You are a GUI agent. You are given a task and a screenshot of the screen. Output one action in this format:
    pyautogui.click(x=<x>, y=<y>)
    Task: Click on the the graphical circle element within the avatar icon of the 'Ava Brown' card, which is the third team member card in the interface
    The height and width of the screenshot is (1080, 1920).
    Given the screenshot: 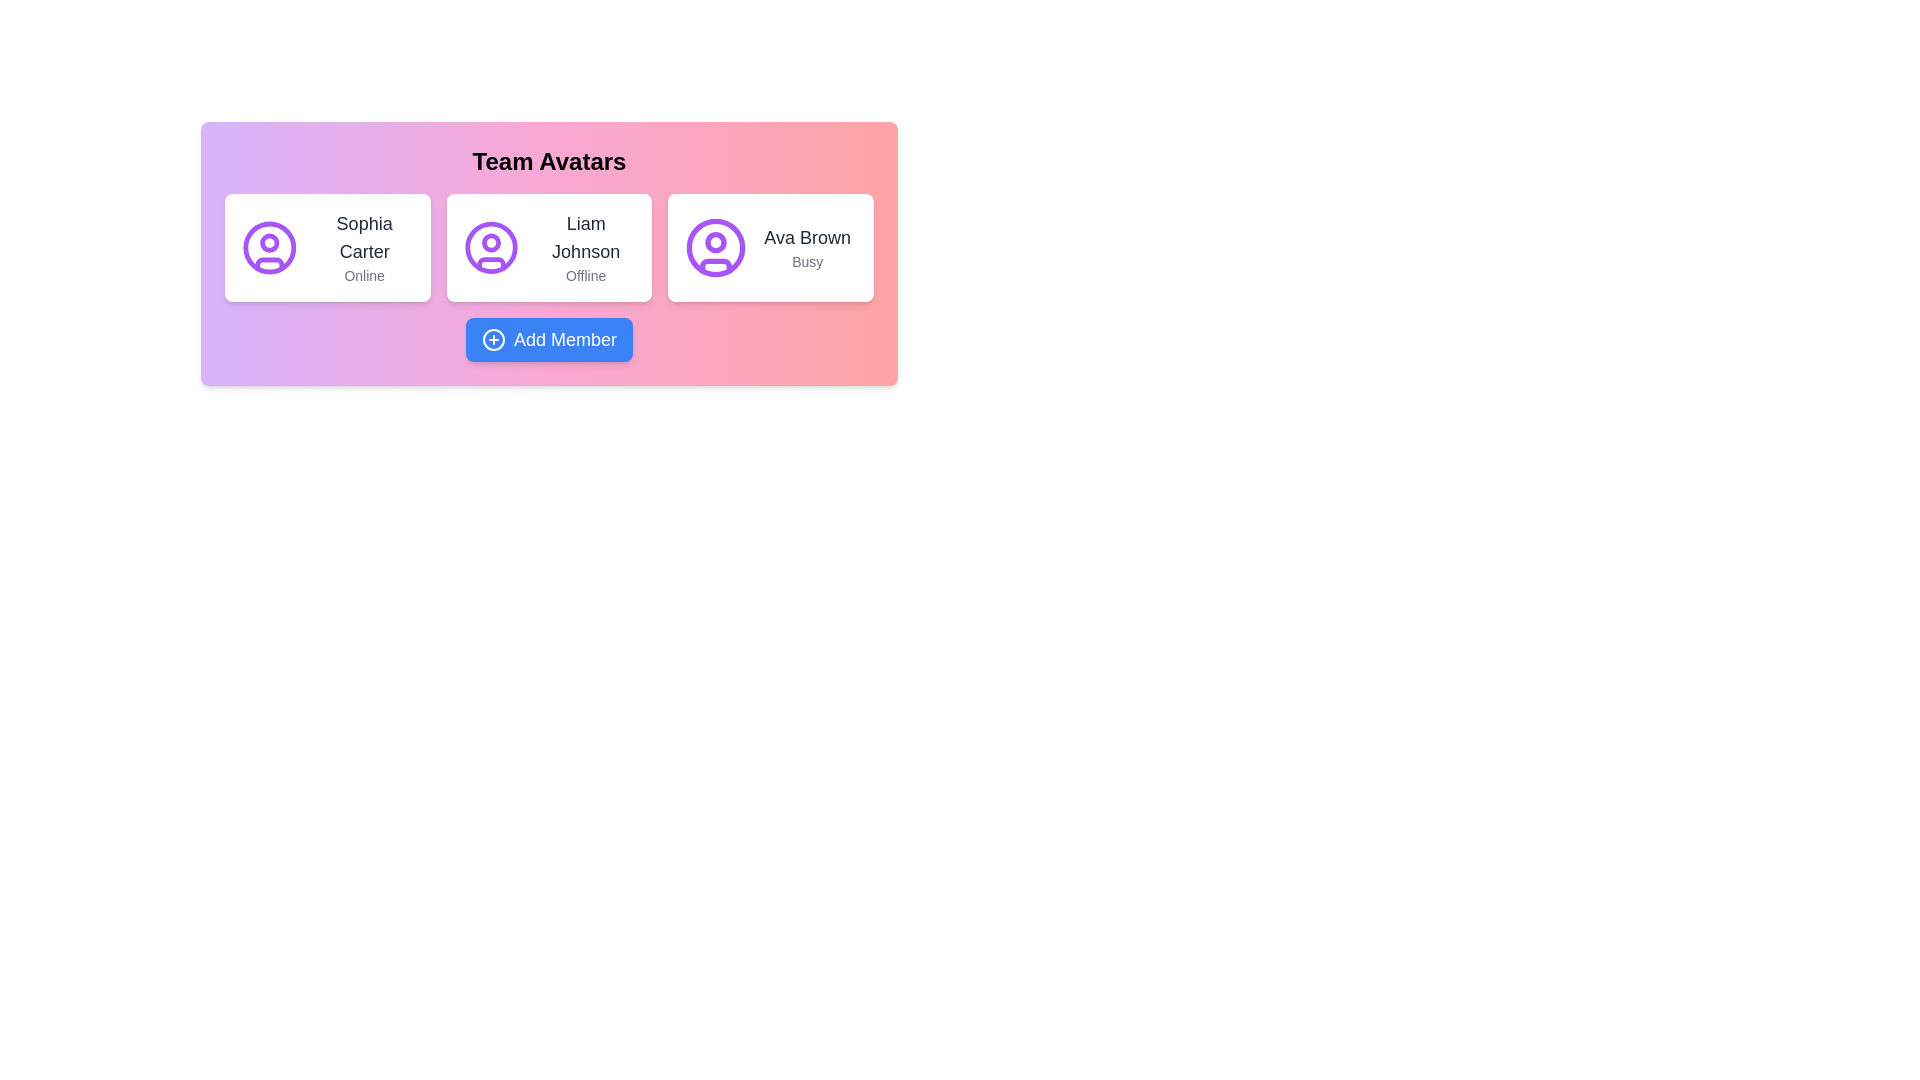 What is the action you would take?
    pyautogui.click(x=716, y=241)
    